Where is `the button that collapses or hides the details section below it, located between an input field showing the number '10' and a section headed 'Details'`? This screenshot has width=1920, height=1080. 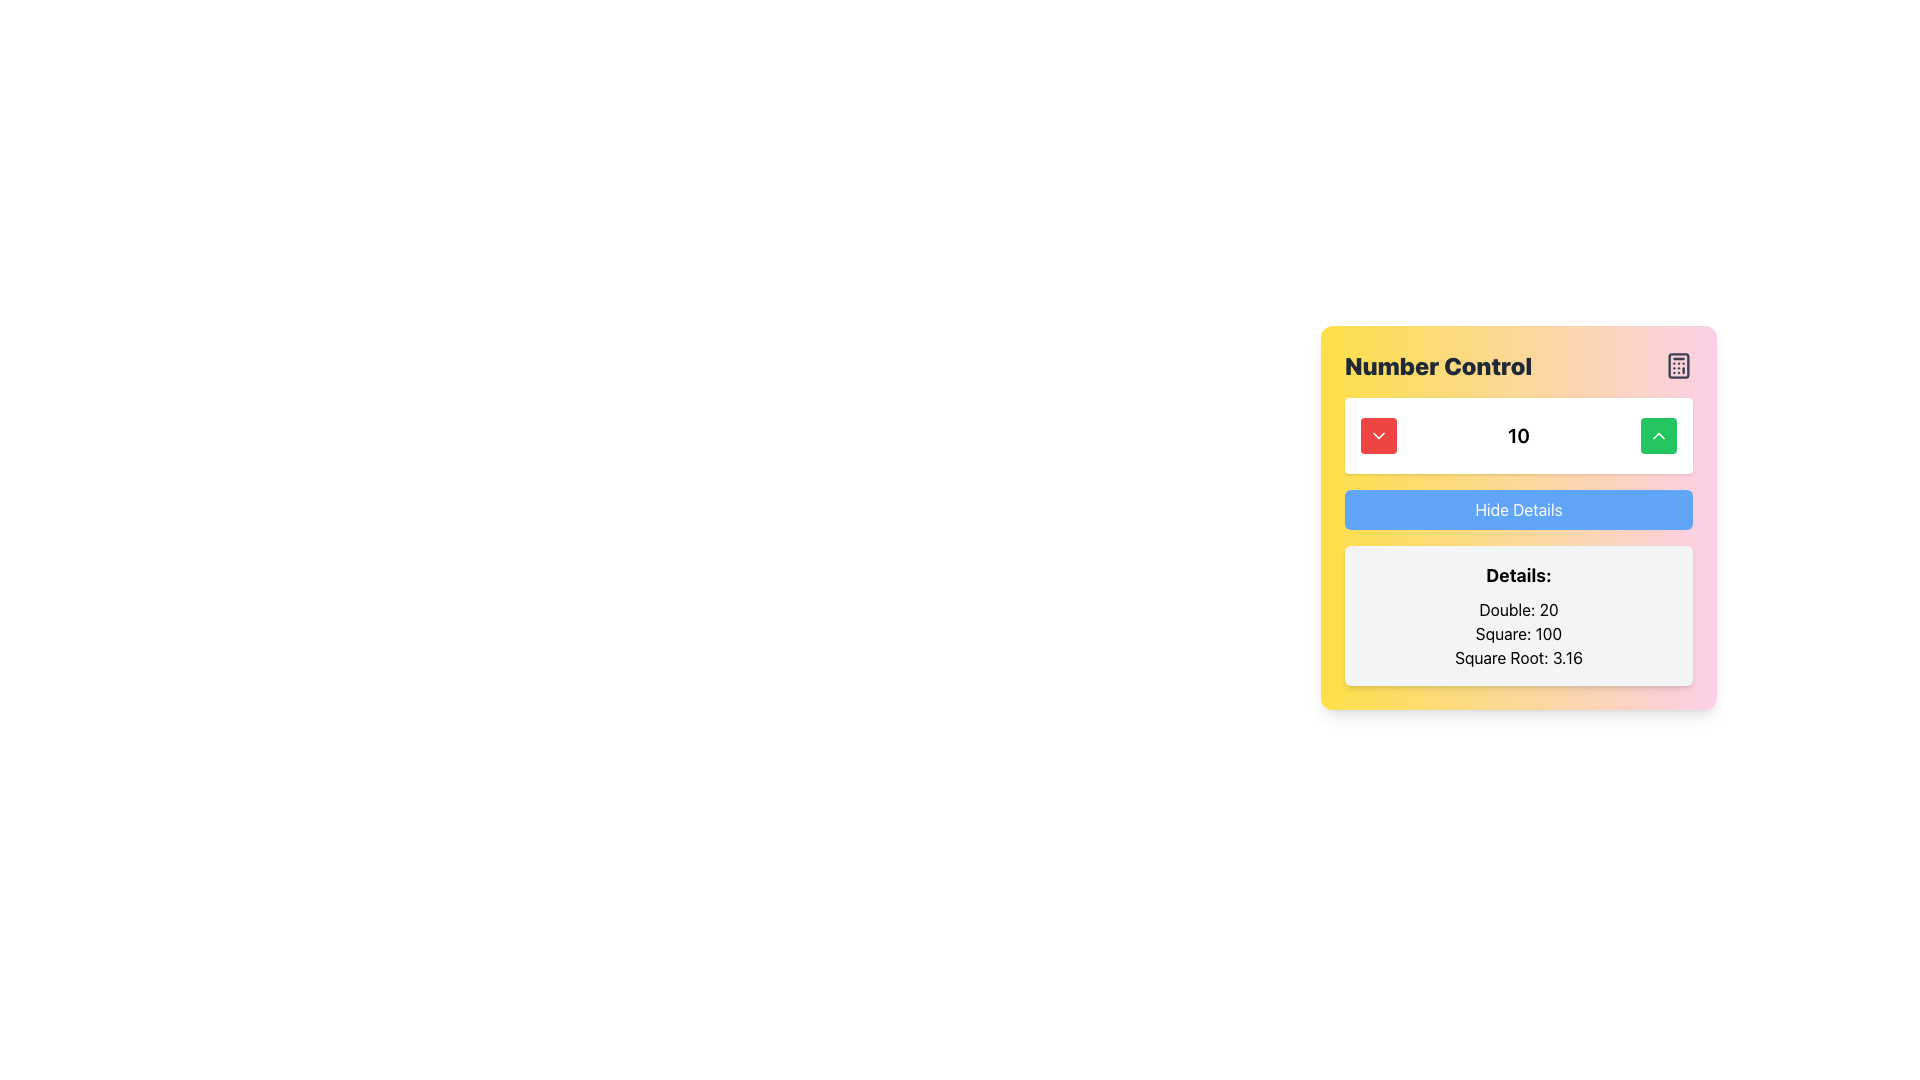
the button that collapses or hides the details section below it, located between an input field showing the number '10' and a section headed 'Details' is located at coordinates (1518, 516).